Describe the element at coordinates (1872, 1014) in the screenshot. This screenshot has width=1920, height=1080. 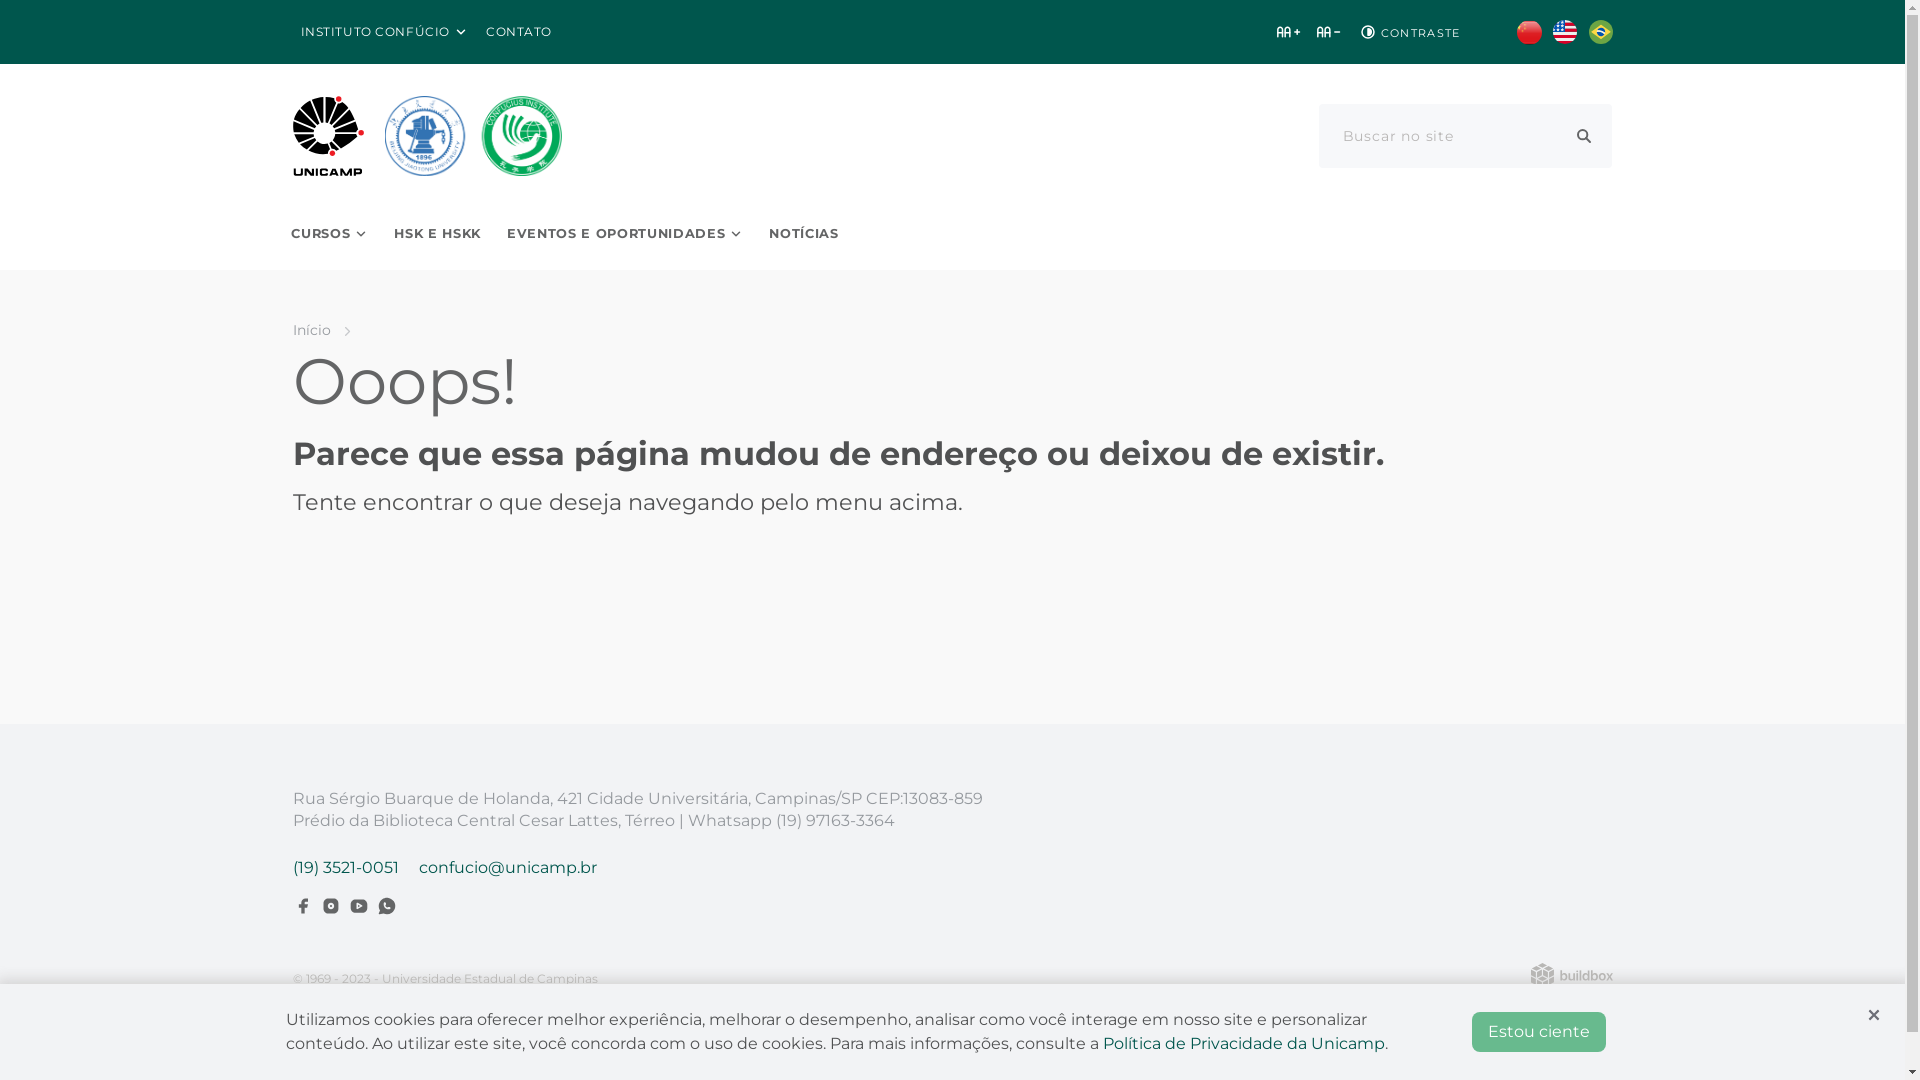
I see `'Fechar'` at that location.